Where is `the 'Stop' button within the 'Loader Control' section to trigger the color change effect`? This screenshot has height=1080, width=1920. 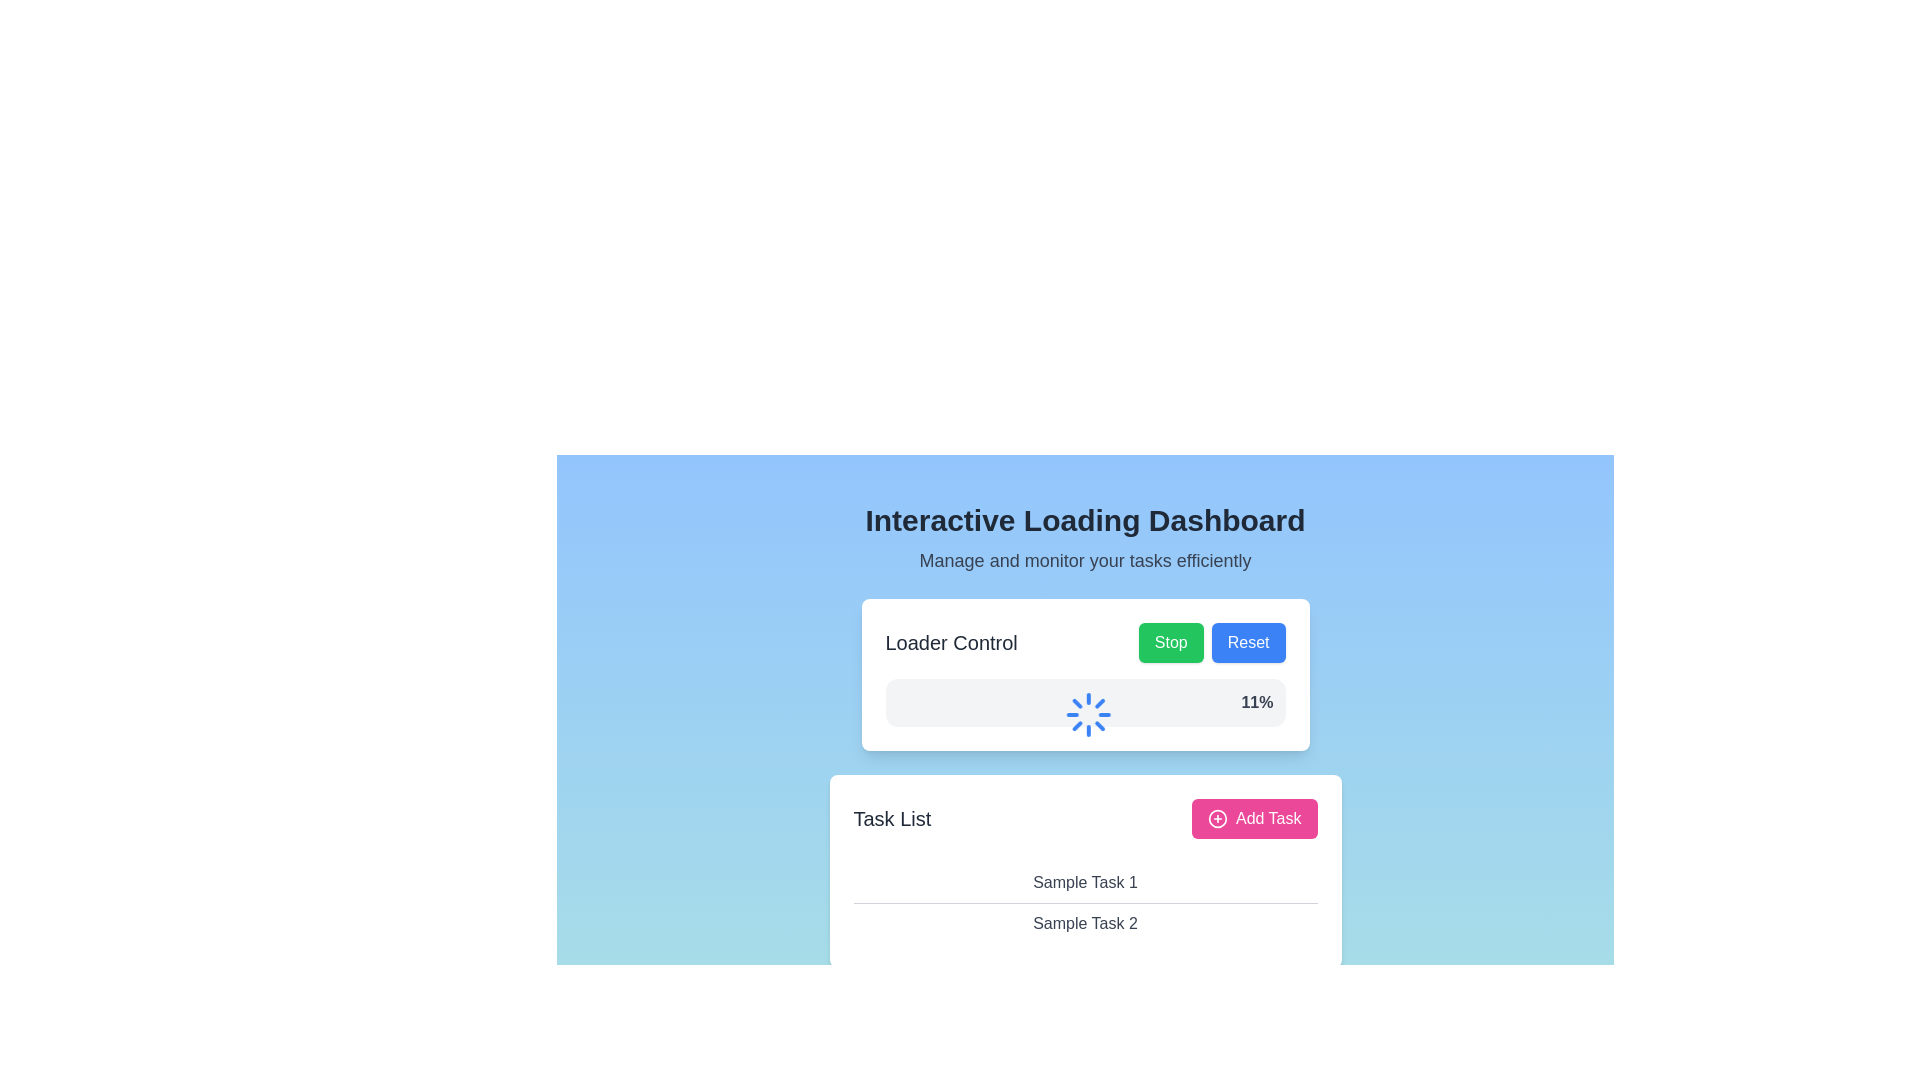
the 'Stop' button within the 'Loader Control' section to trigger the color change effect is located at coordinates (1171, 643).